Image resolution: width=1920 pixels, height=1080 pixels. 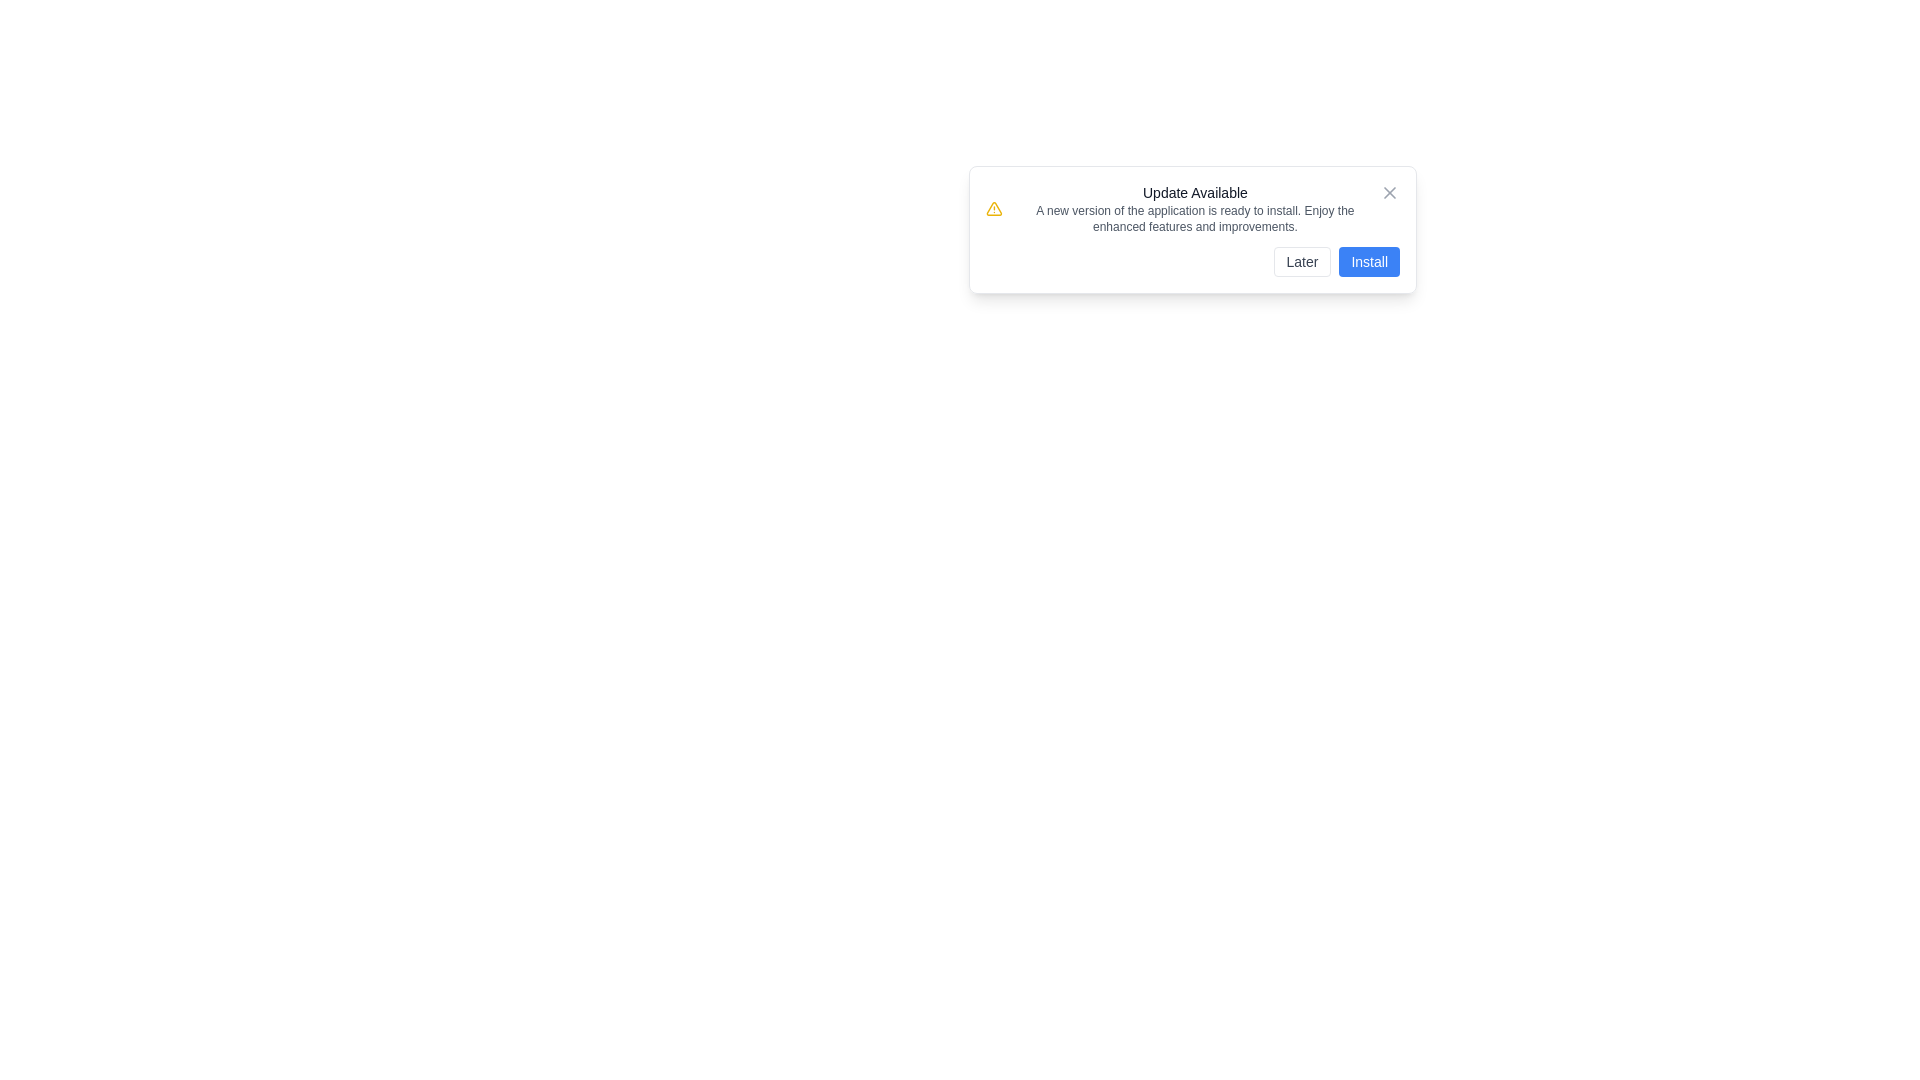 What do you see at coordinates (1389, 192) in the screenshot?
I see `the 'X' shaped close button located in the top-right corner of the 'Update Available' notification dialog` at bounding box center [1389, 192].